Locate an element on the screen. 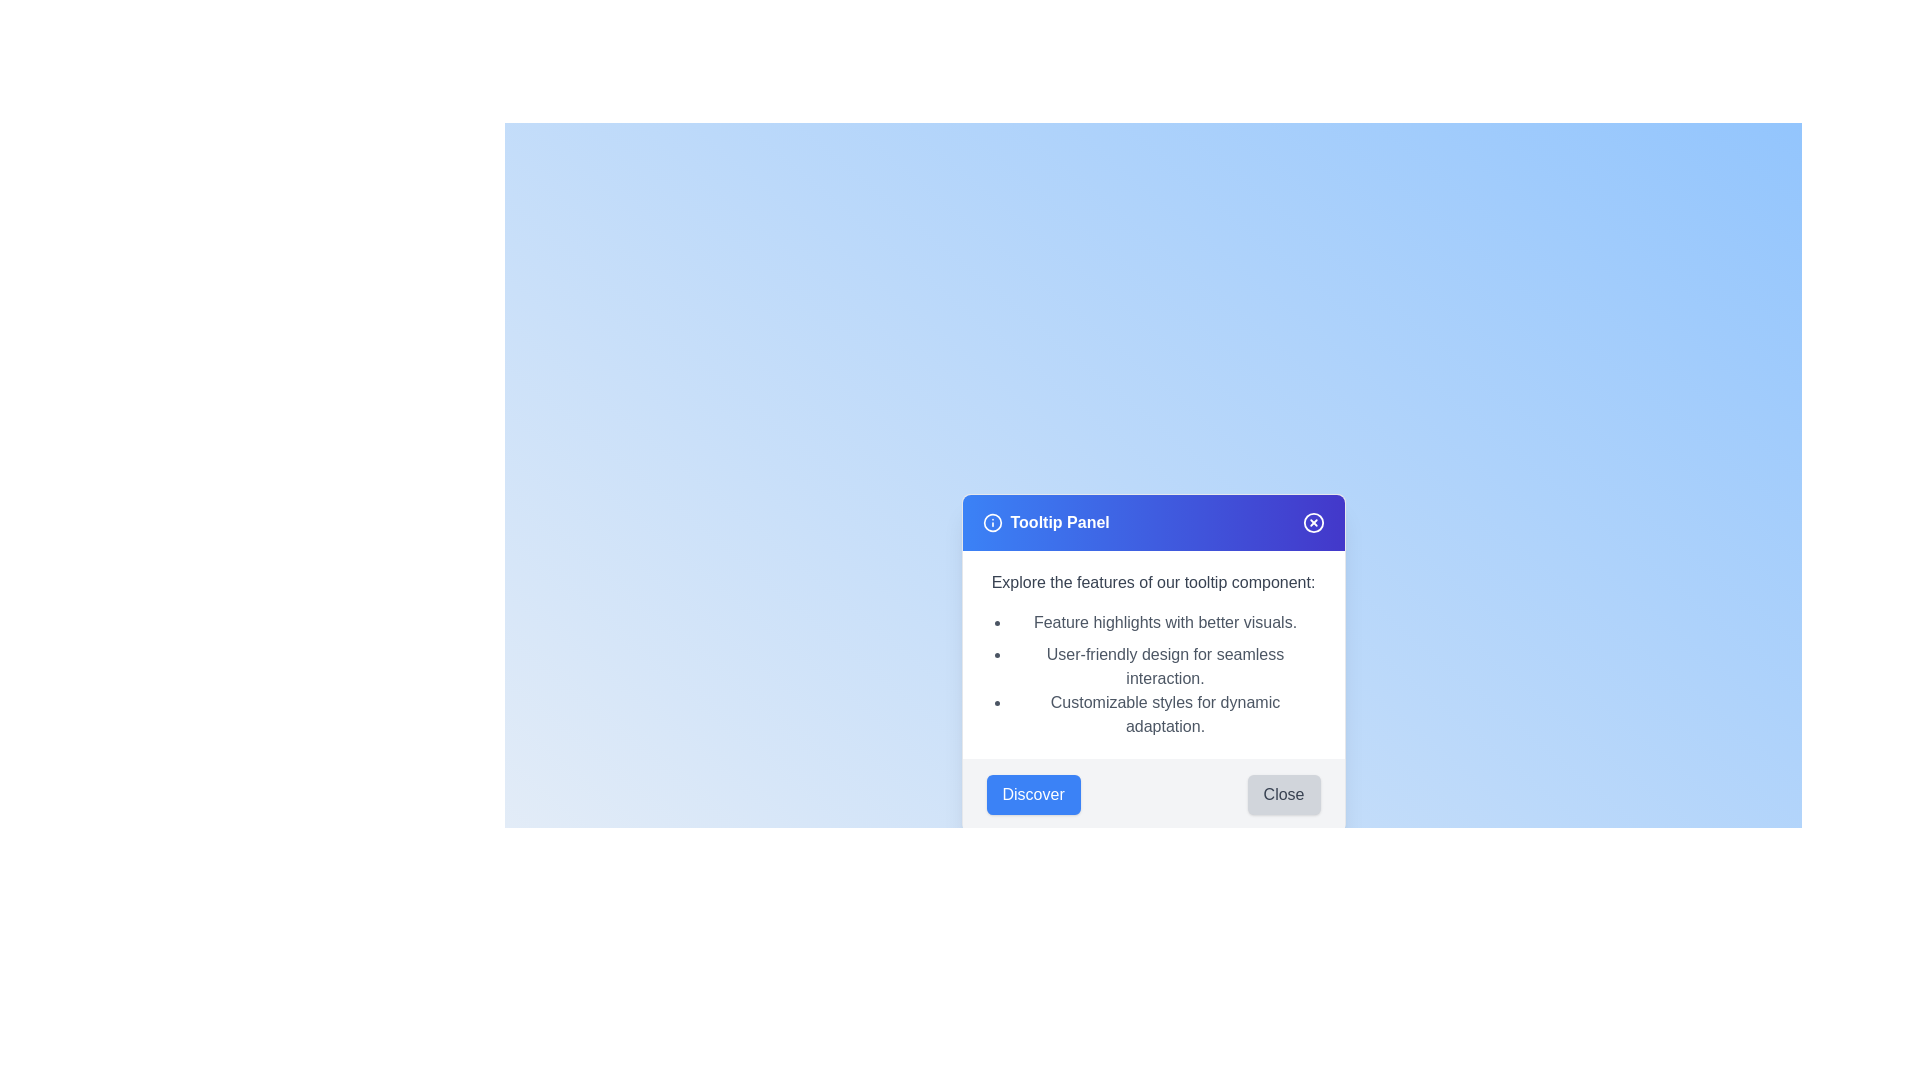  the second item in the bullet-point list describing the user-friendly design feature, which is located in the center of the tooltip component box is located at coordinates (1165, 667).